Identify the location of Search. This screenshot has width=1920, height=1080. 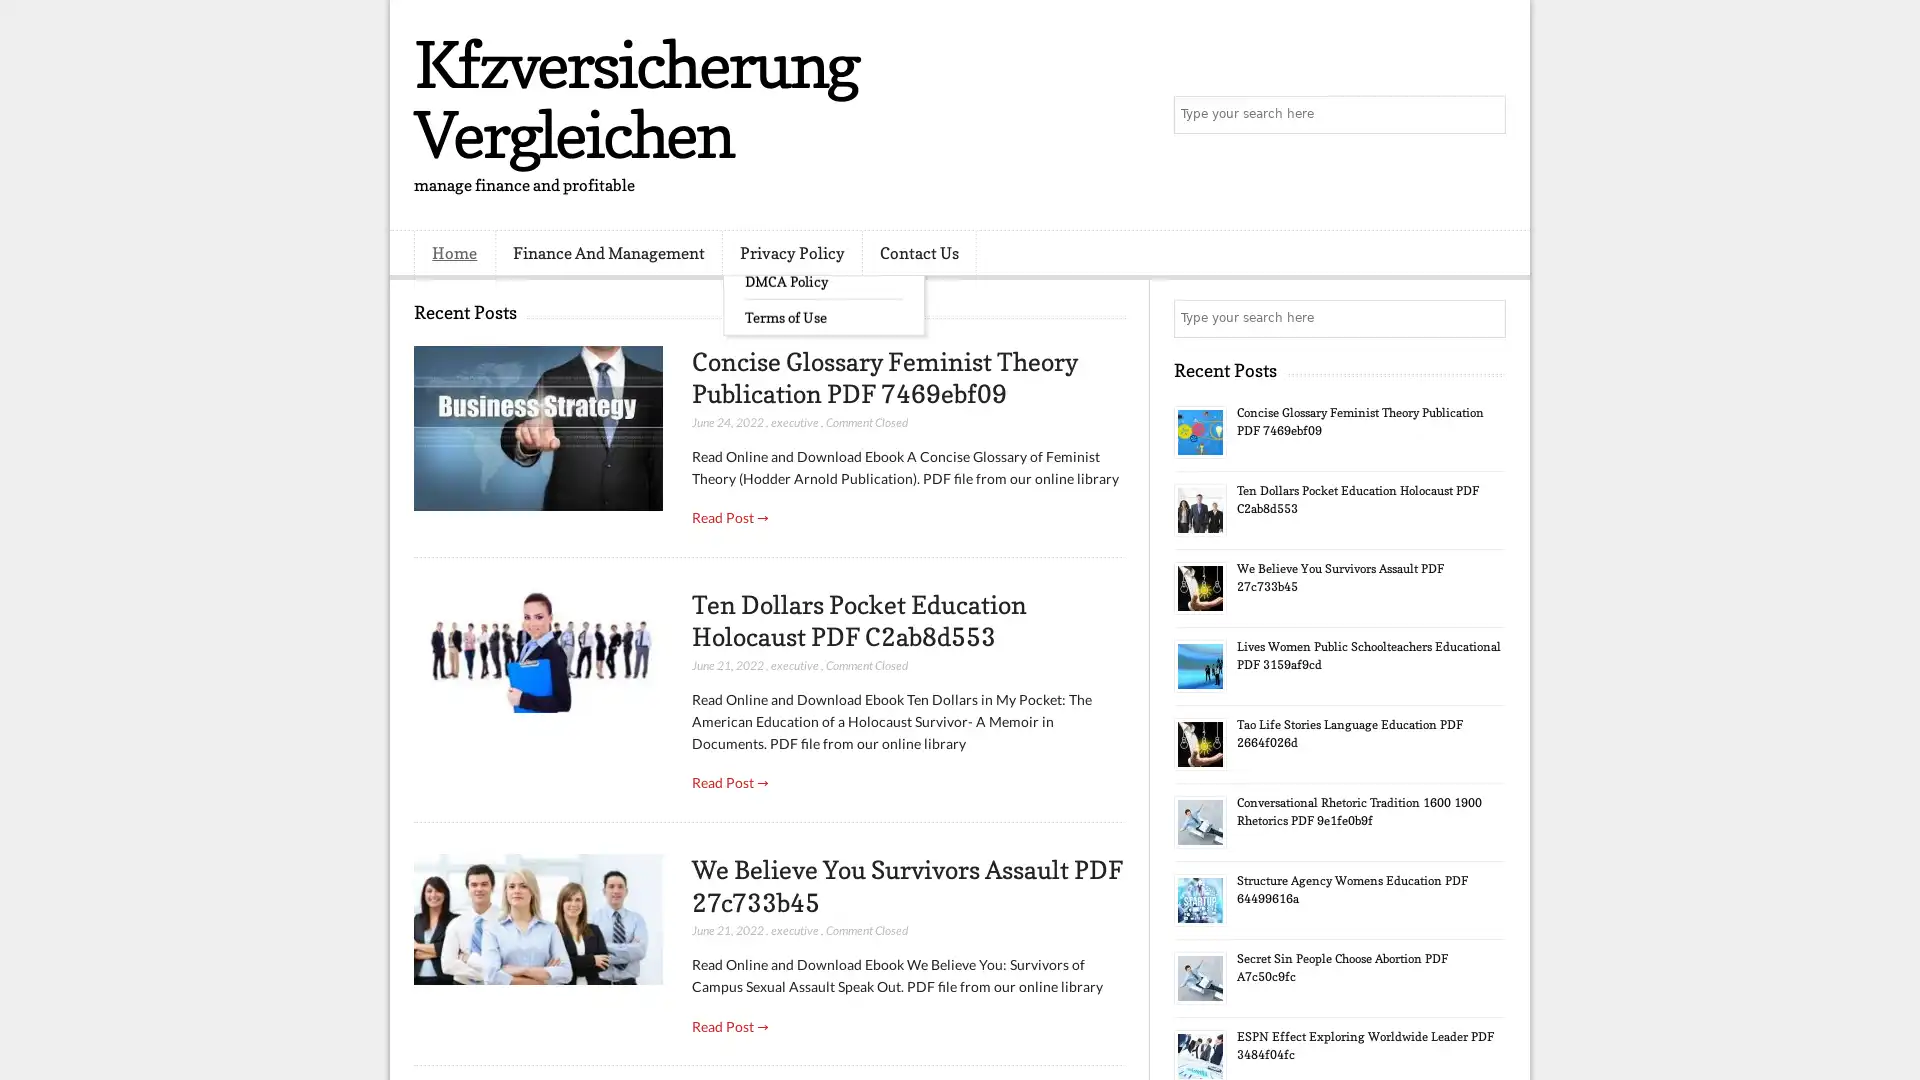
(1485, 115).